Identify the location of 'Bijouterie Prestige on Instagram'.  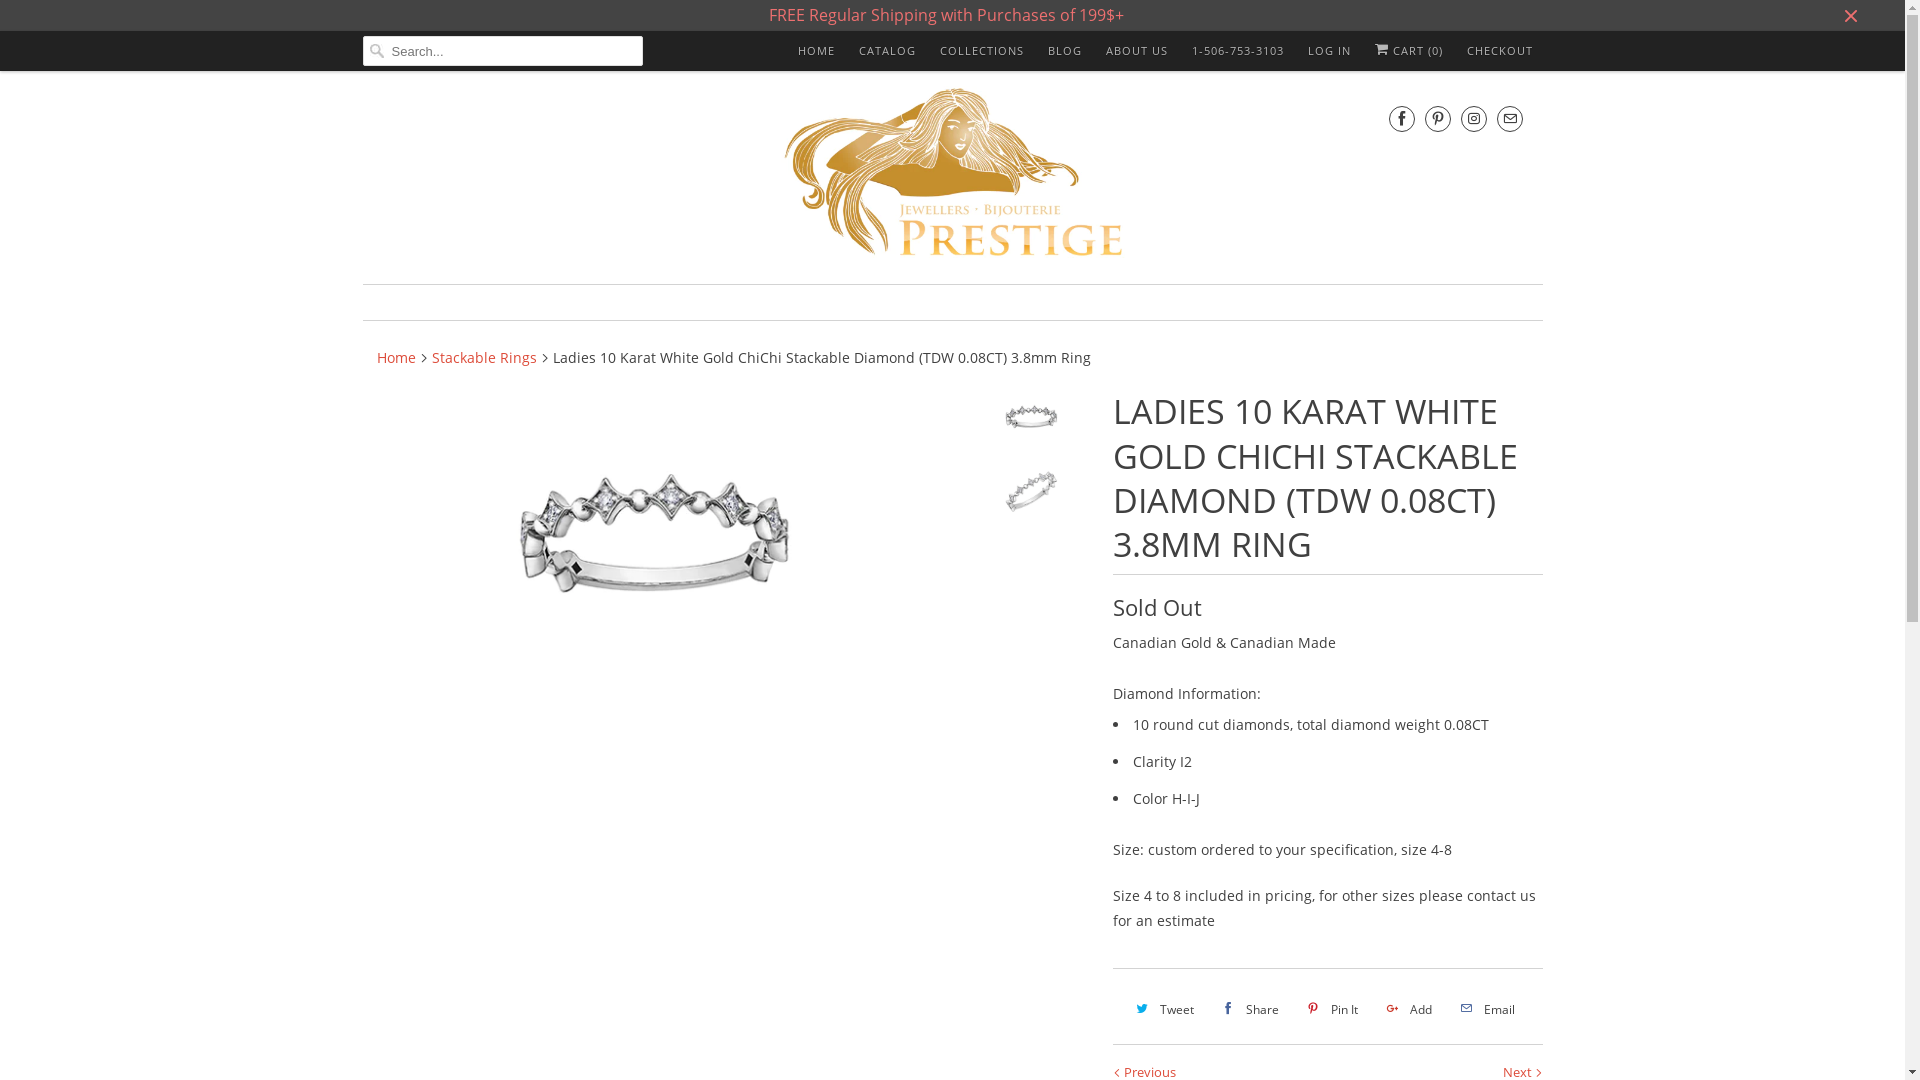
(1473, 118).